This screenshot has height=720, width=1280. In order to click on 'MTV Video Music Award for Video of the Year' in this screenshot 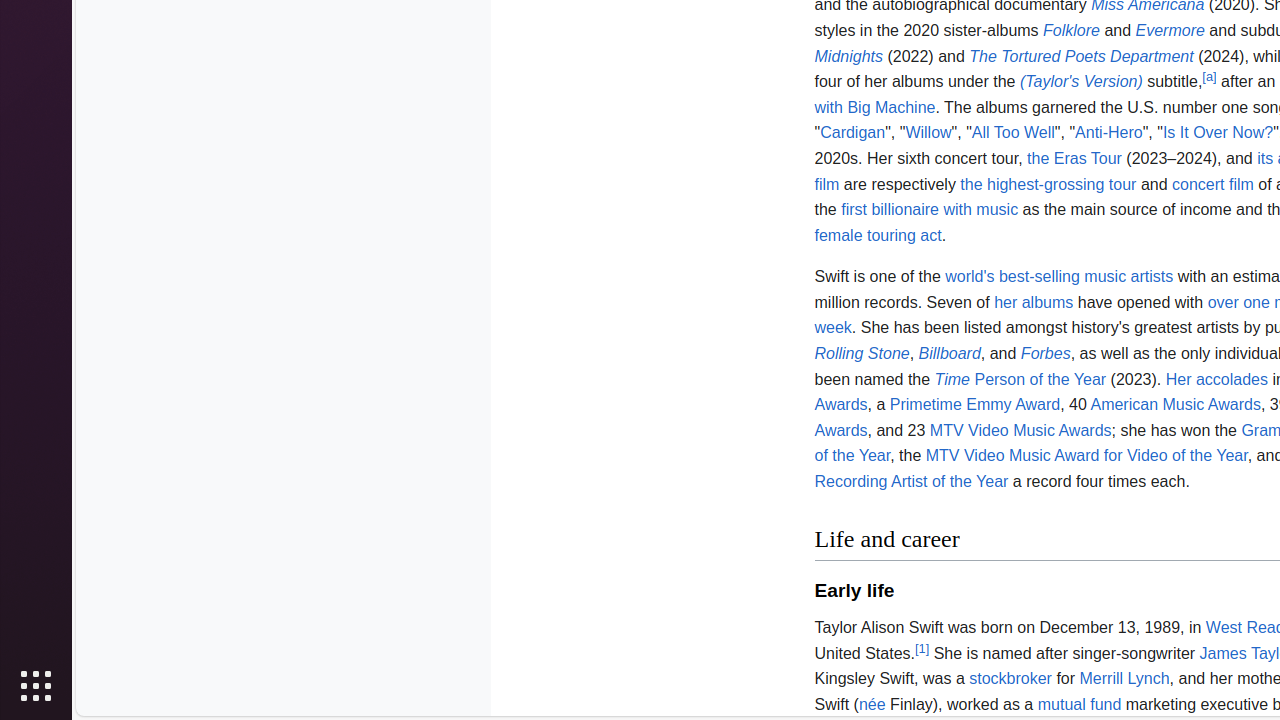, I will do `click(1085, 455)`.